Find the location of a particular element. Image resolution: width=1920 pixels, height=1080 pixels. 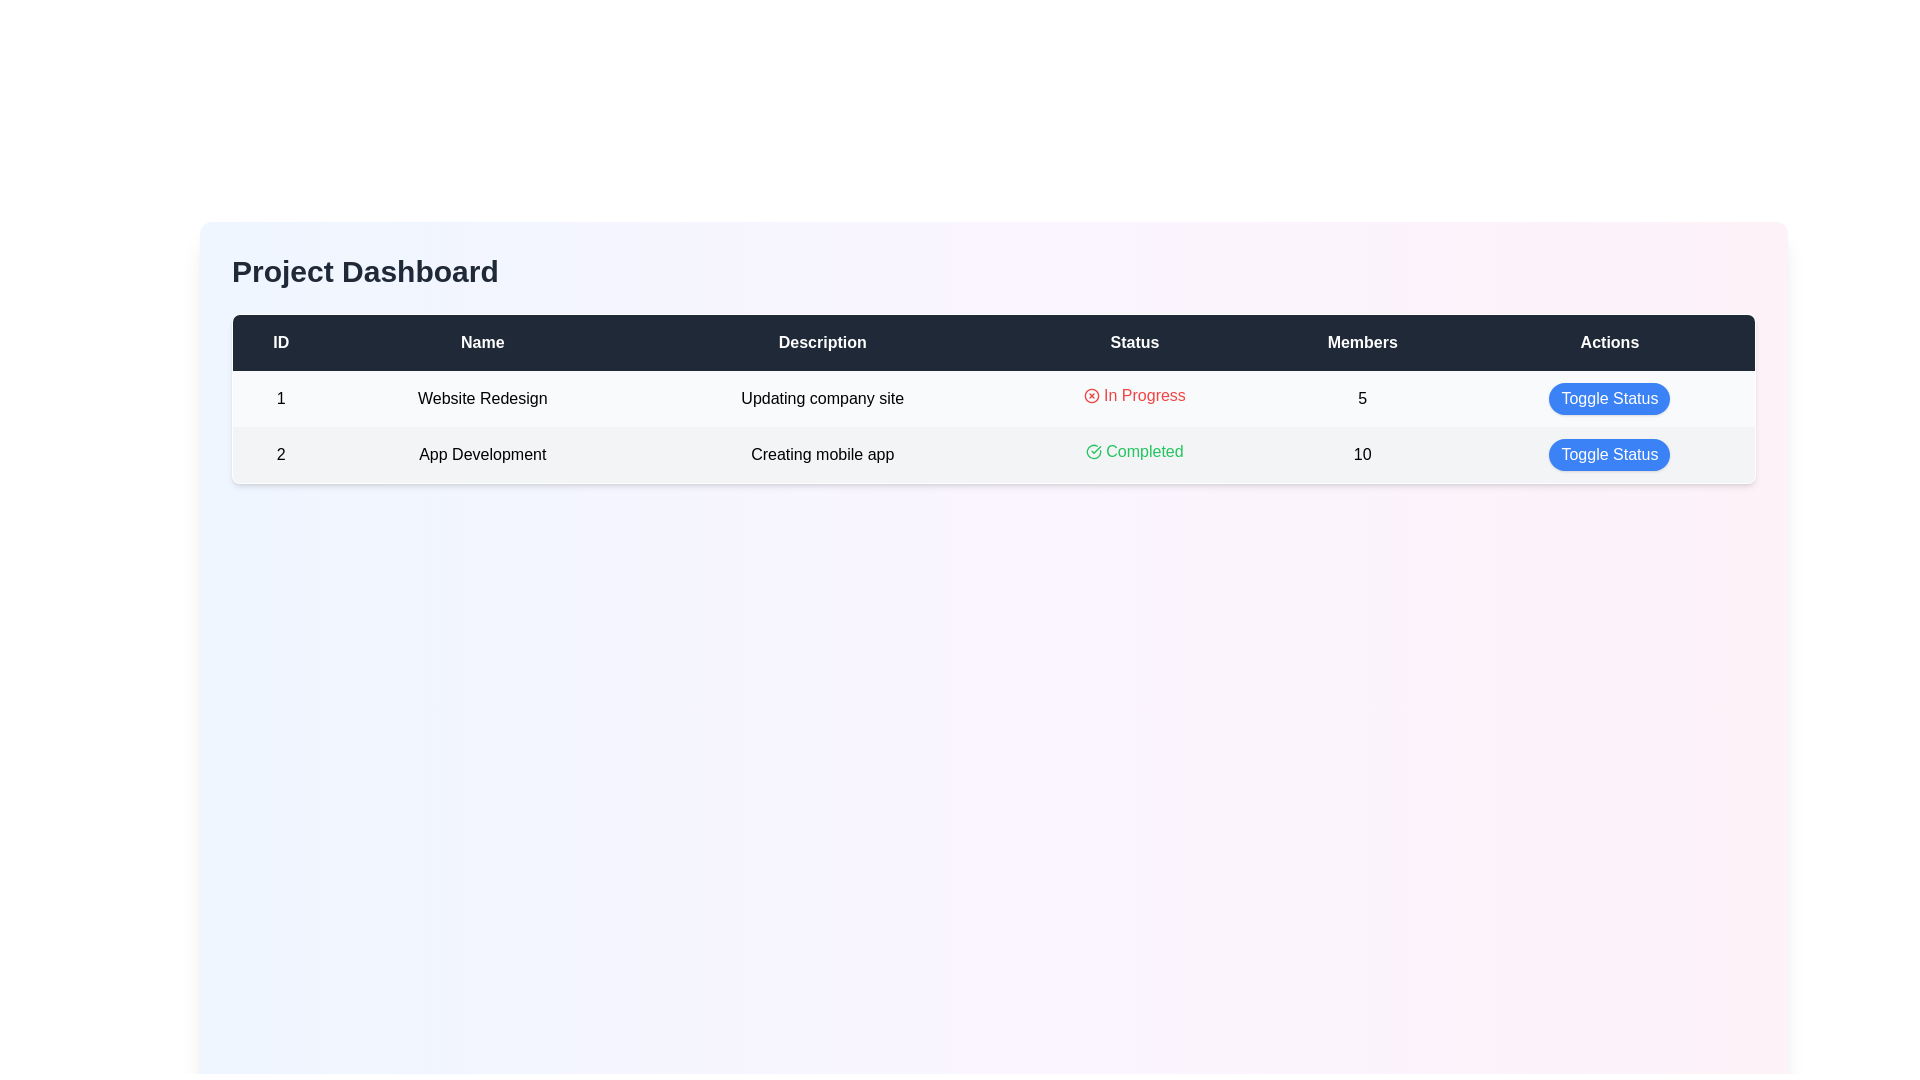

the 'In Progress' status icon located in the 'Status' column of the 'Website Redesign' project is located at coordinates (1091, 396).